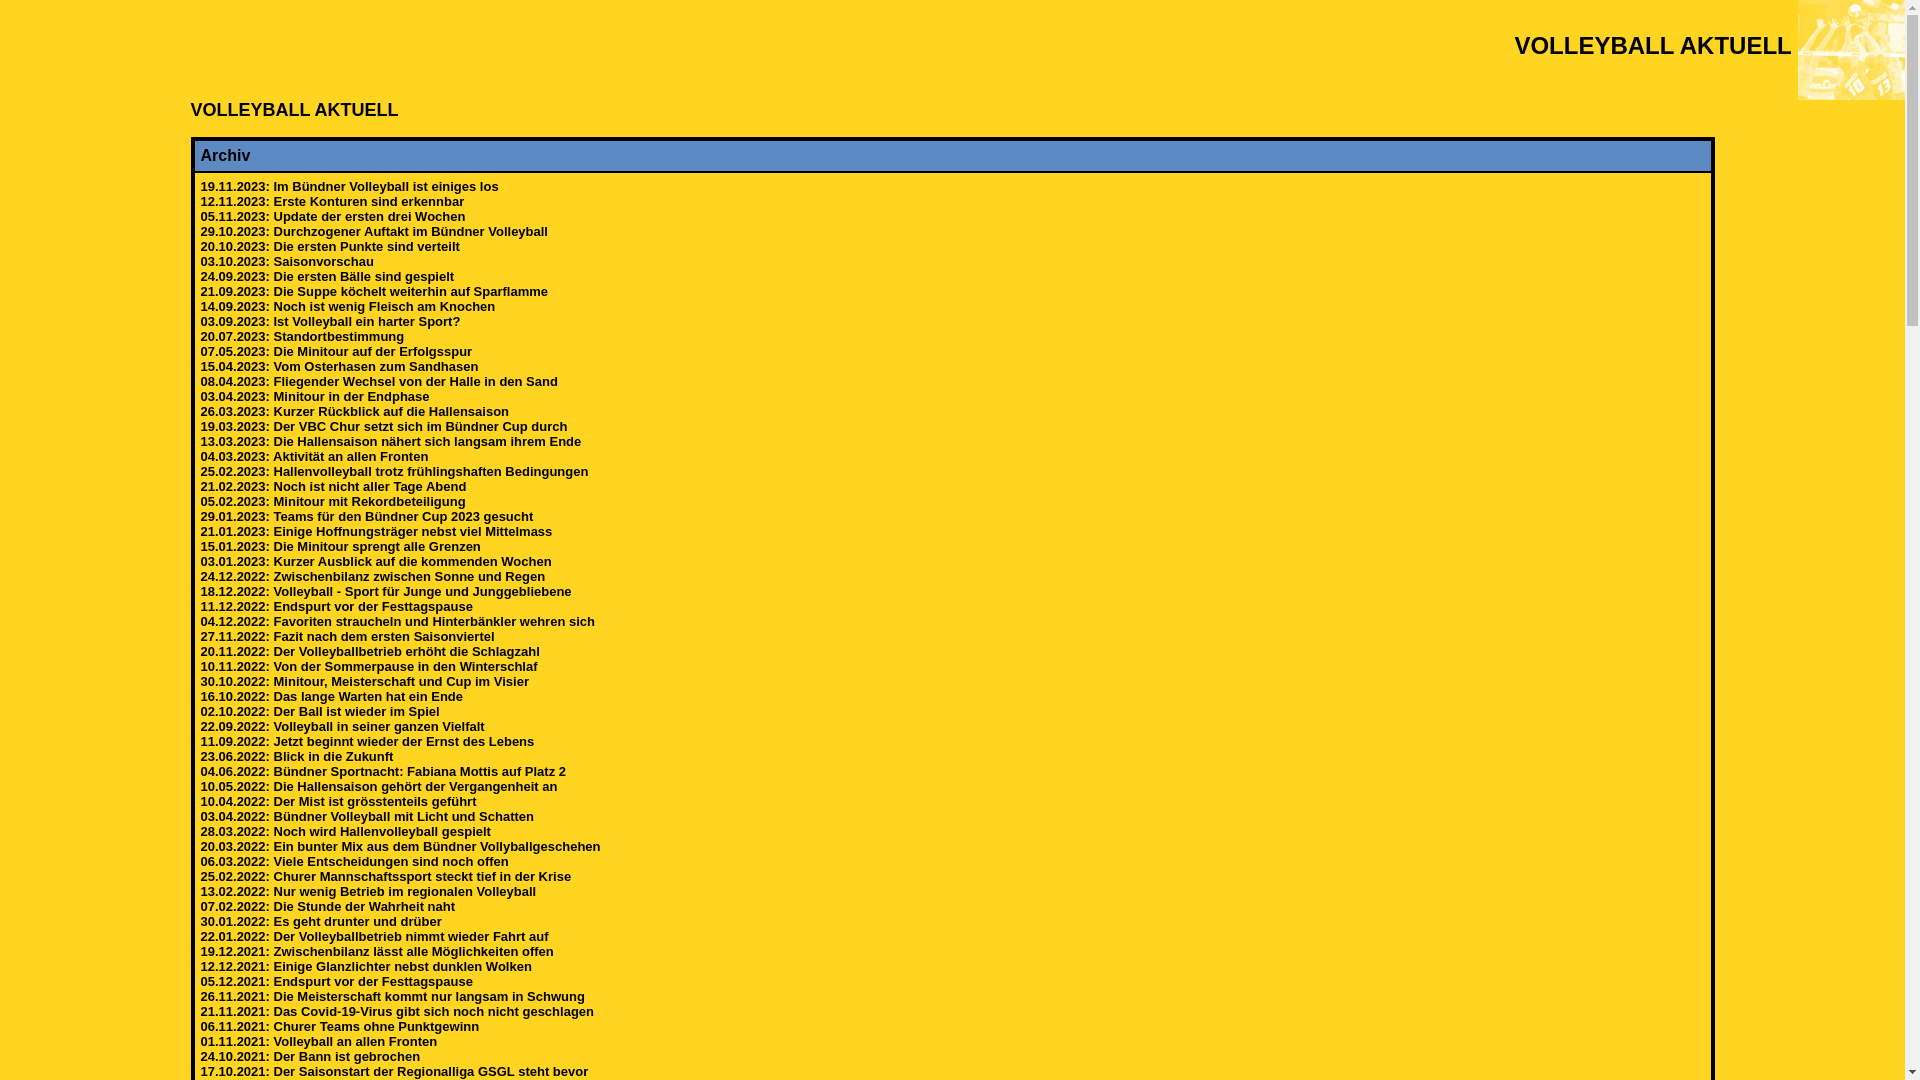 This screenshot has width=1920, height=1080. I want to click on '07.02.2022: Die Stunde der Wahrheit naht', so click(327, 906).